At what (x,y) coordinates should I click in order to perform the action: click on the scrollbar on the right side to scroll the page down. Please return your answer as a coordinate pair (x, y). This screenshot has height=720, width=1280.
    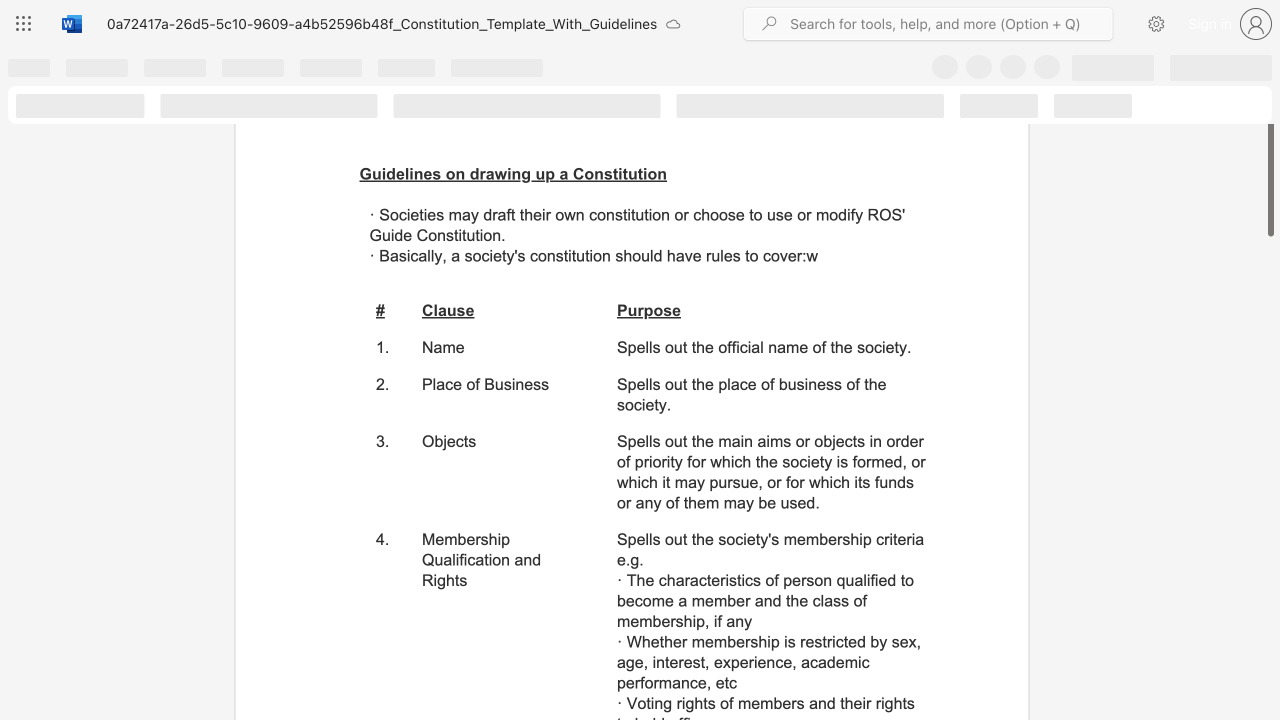
    Looking at the image, I should click on (1269, 670).